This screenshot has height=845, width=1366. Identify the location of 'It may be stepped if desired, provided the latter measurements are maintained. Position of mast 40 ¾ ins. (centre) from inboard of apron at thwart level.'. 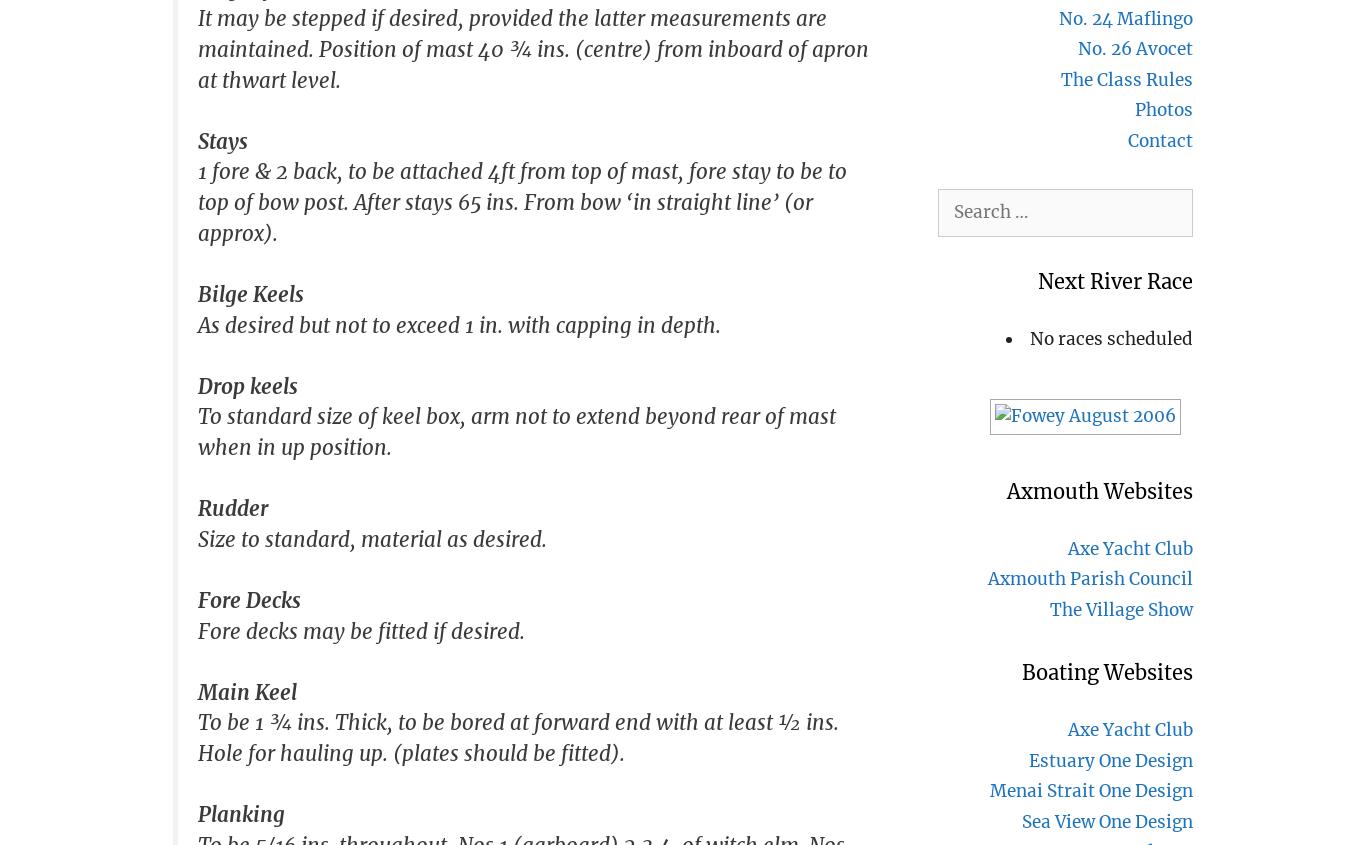
(533, 48).